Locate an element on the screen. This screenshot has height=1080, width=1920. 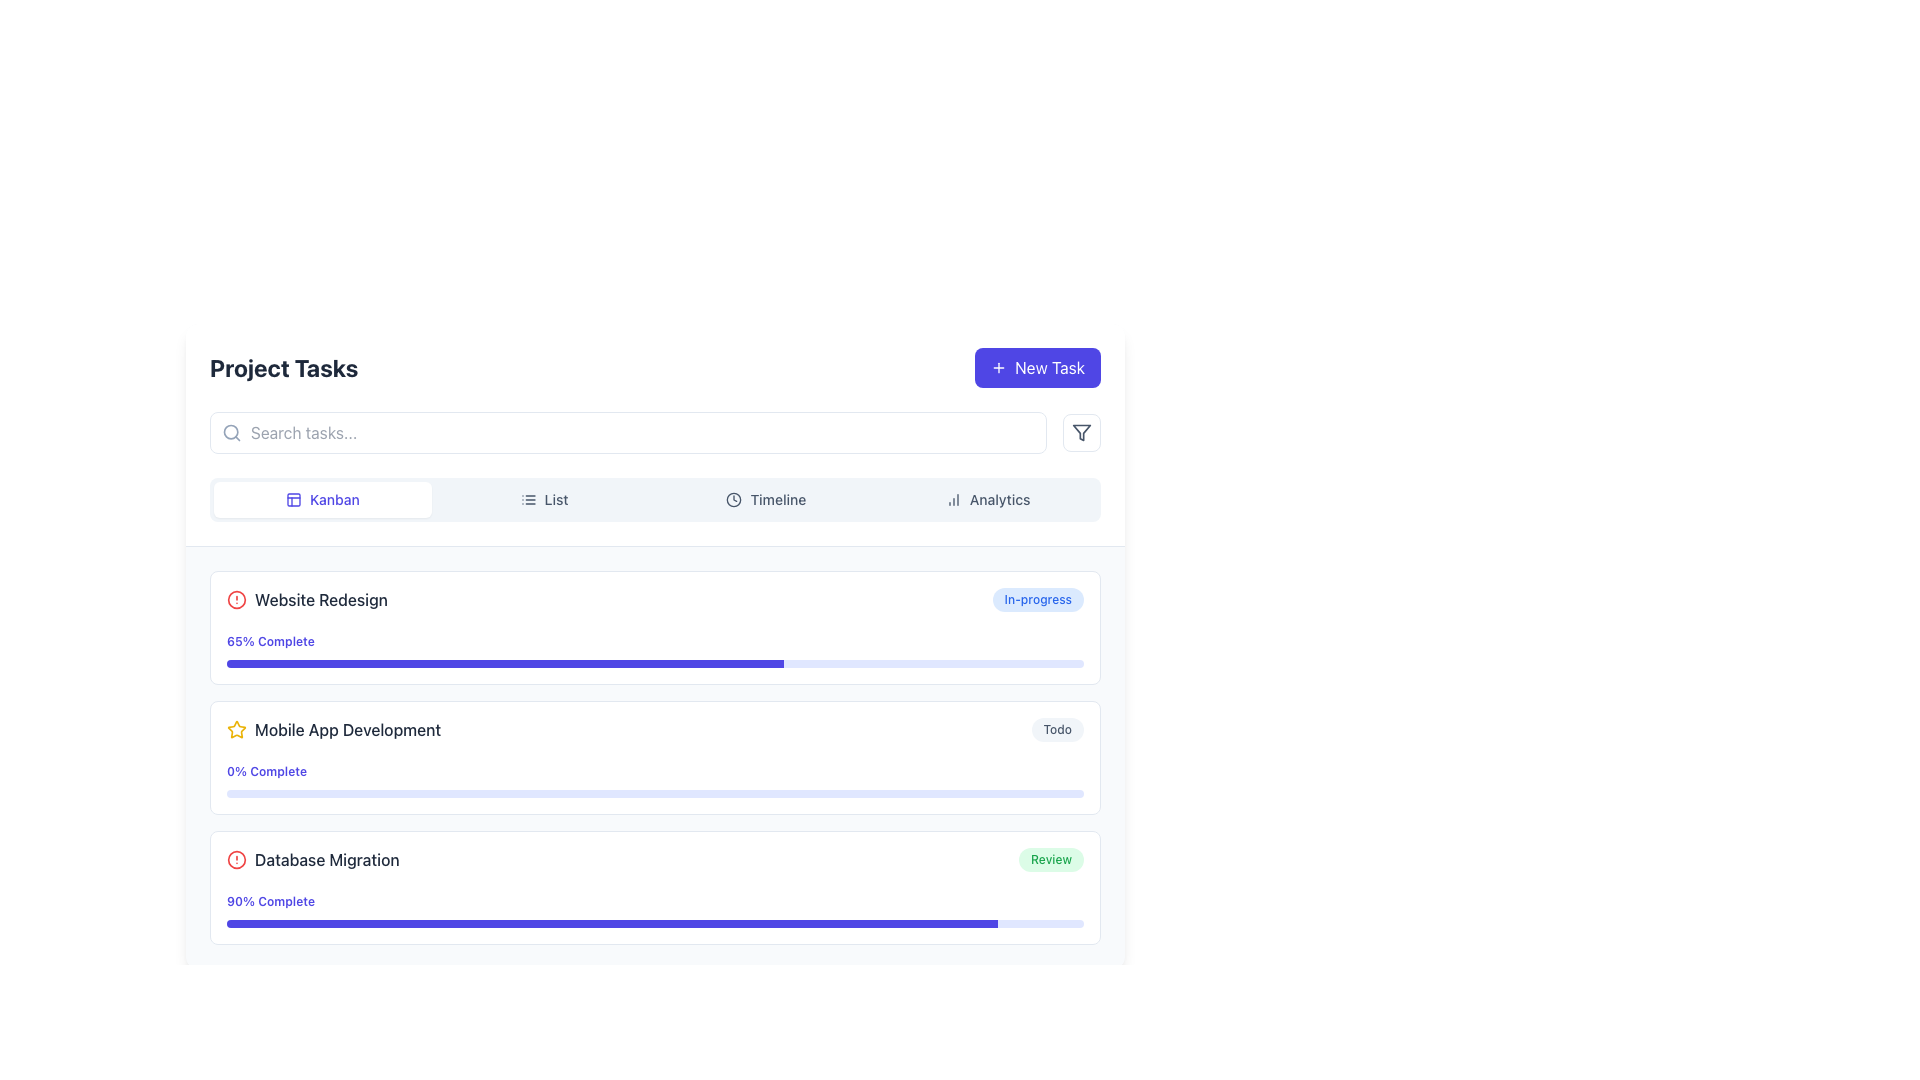
the rectangular button with a violet background labeled 'New Task' is located at coordinates (1038, 367).